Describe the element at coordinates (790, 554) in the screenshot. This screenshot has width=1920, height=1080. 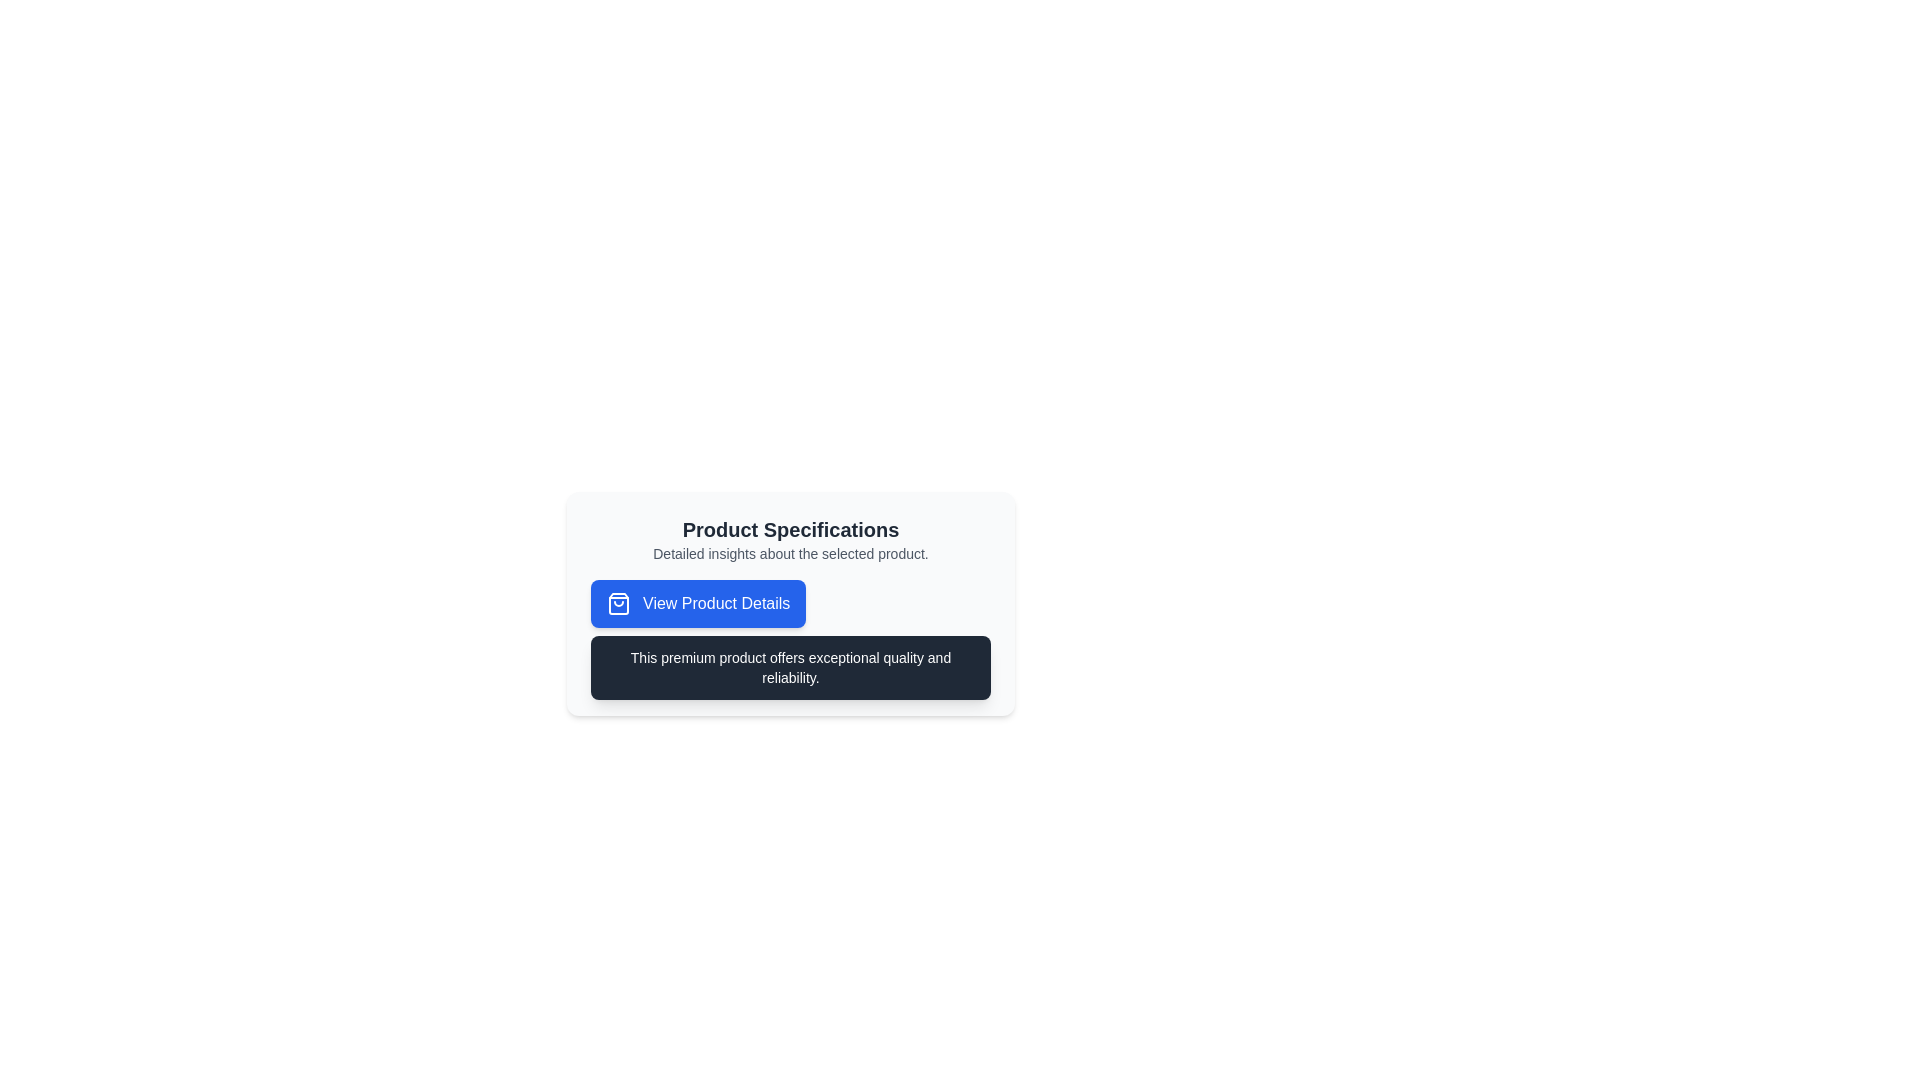
I see `the explanatory text block that provides additional information for the 'Product Specifications' section, which is centrally aligned and positioned below the primary heading` at that location.